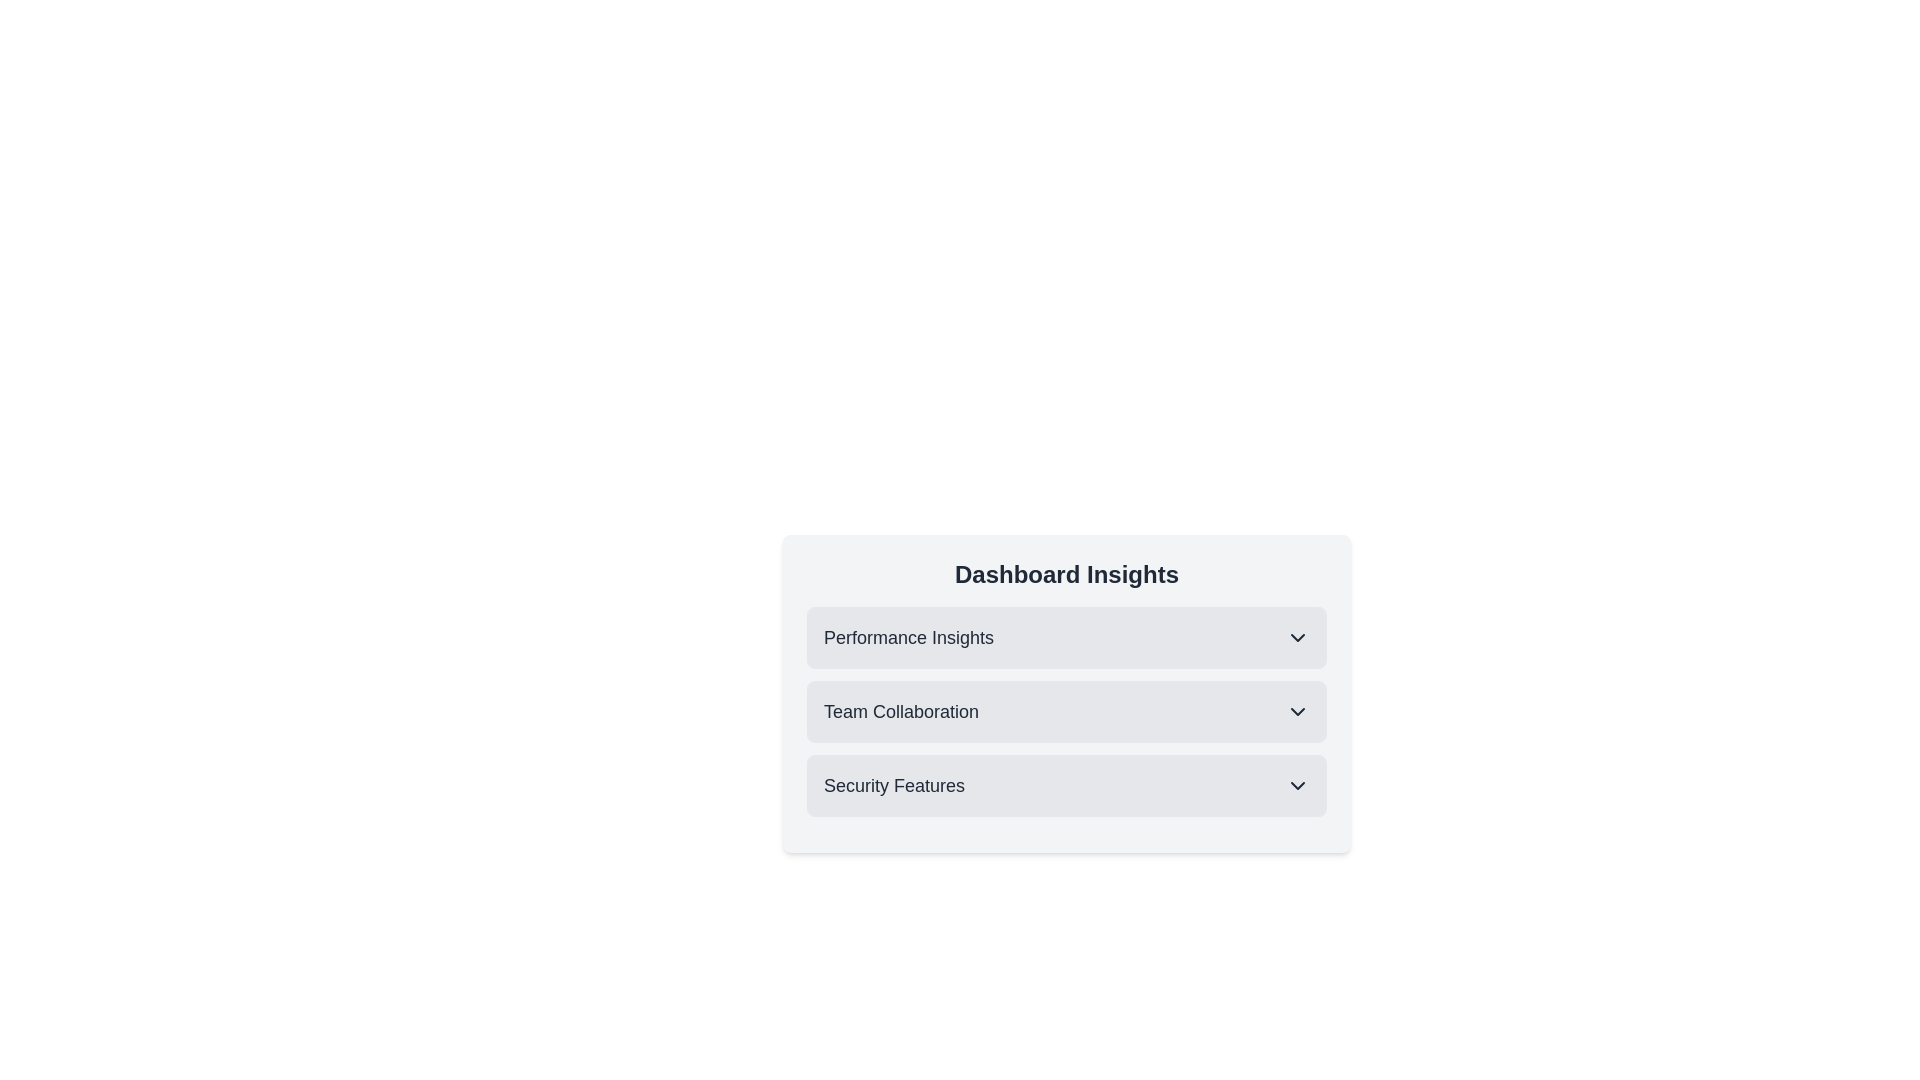 Image resolution: width=1920 pixels, height=1080 pixels. I want to click on the 'Team Collaboration' text label, which is styled in bold and located under the 'Dashboard Insights' heading, between 'Performance Insights' and 'Security Features', so click(900, 711).